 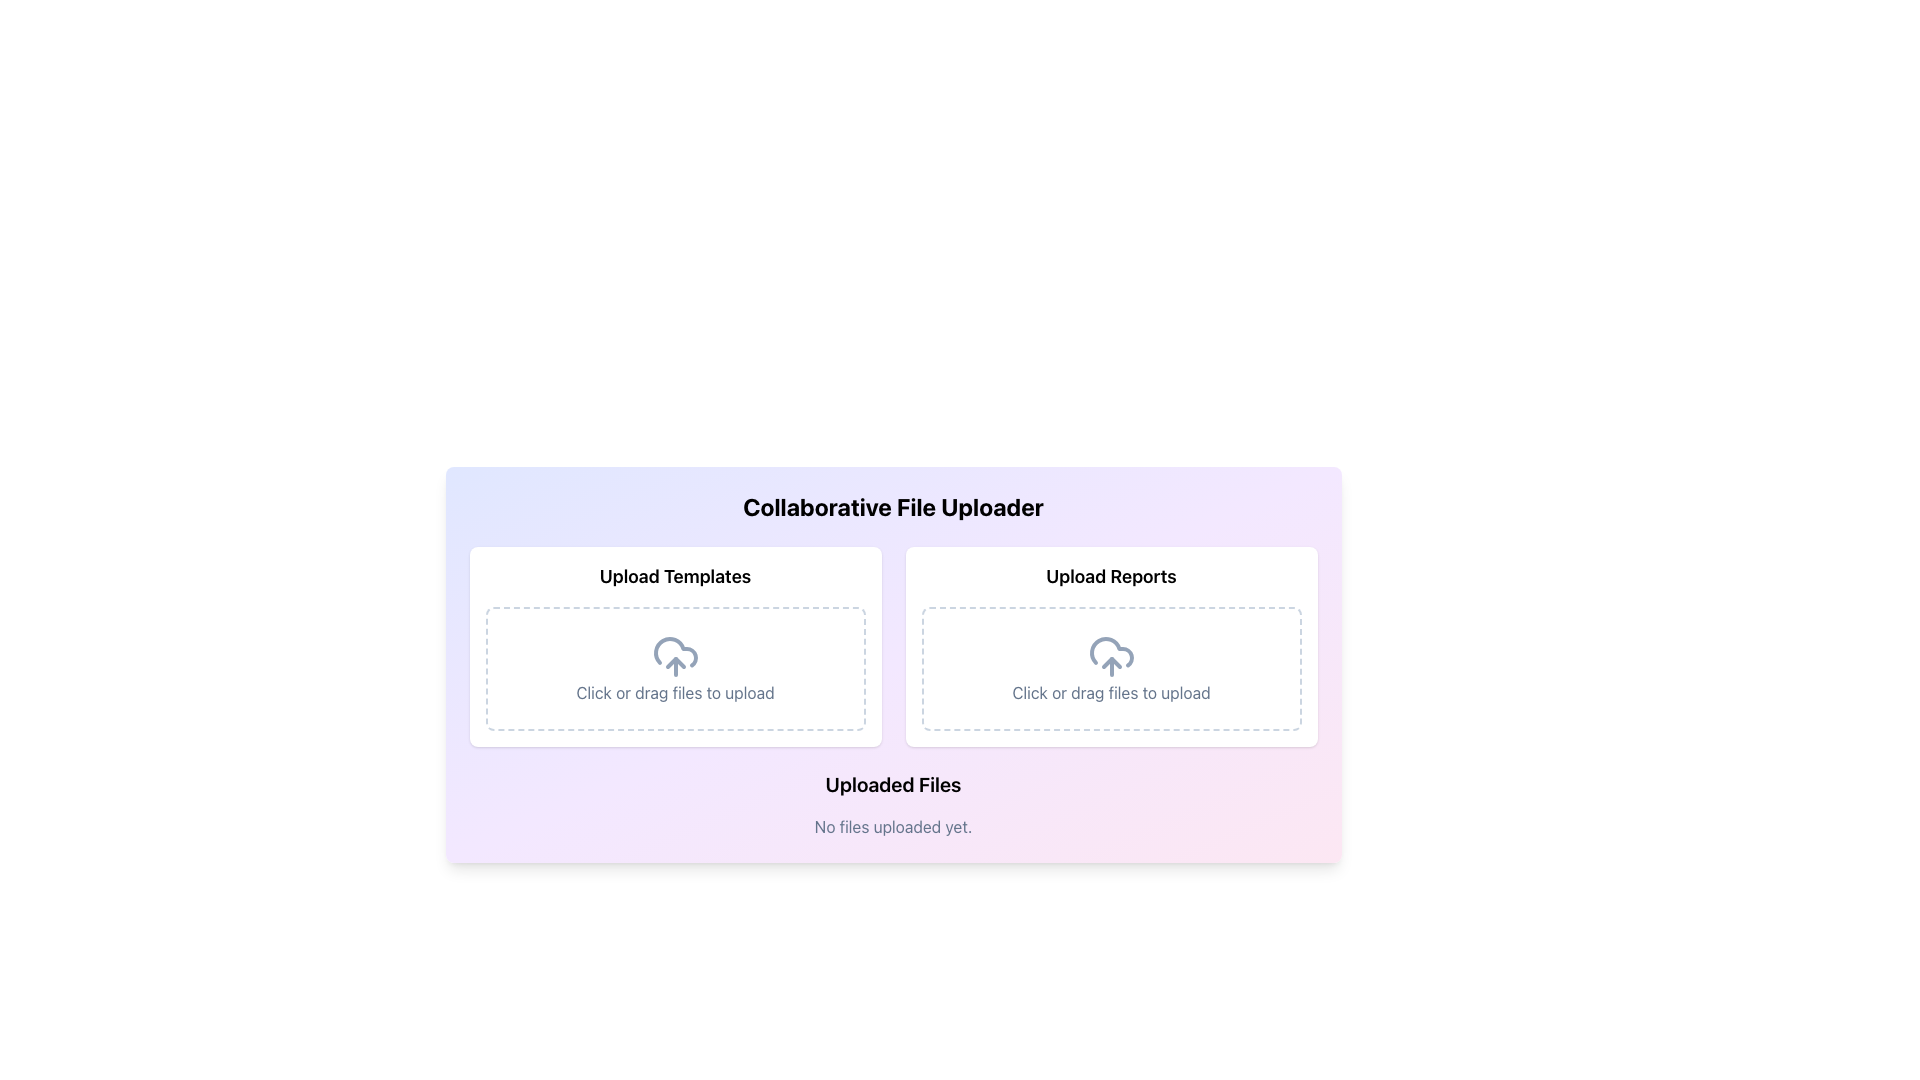 What do you see at coordinates (1110, 668) in the screenshot?
I see `the File upload interface with a dashed border and cloud icon that reads 'Click or drag files to upload'` at bounding box center [1110, 668].